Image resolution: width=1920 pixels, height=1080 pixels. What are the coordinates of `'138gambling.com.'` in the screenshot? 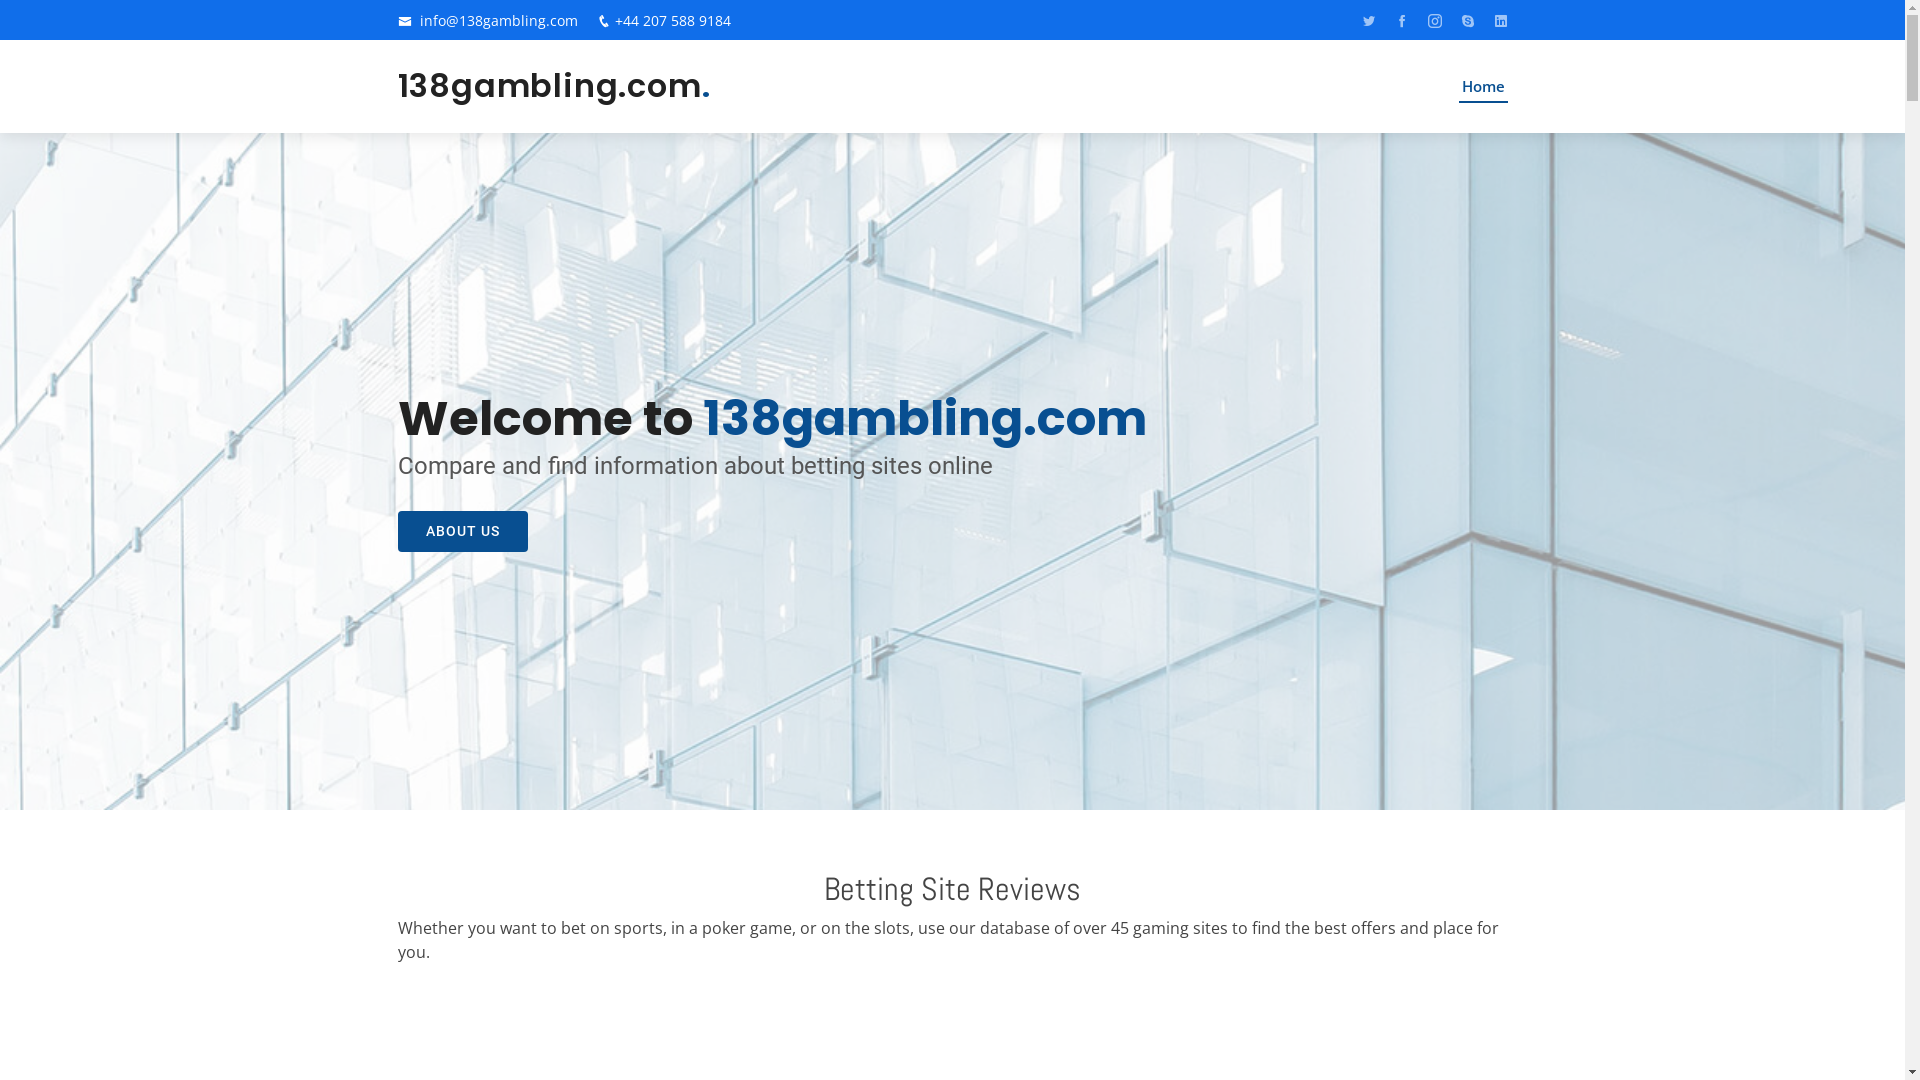 It's located at (554, 84).